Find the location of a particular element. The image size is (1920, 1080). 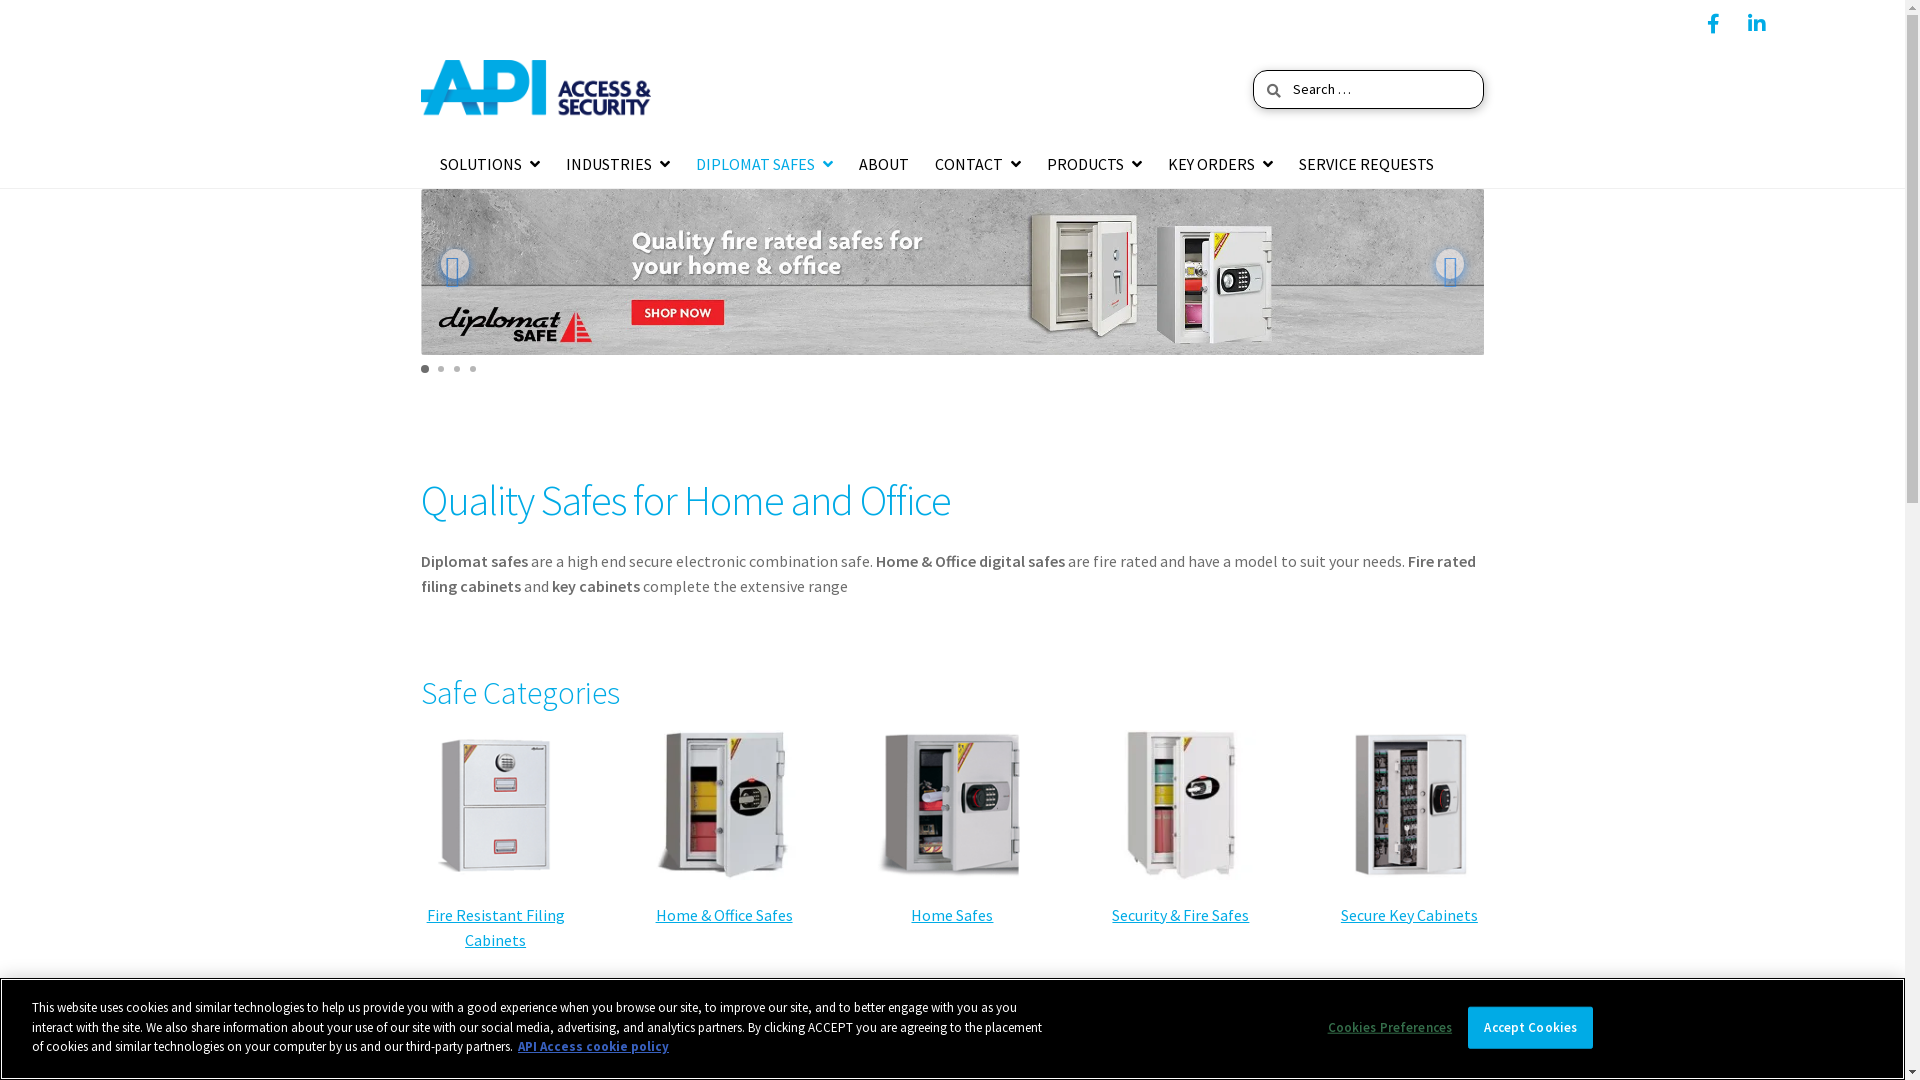

'PRODUCTS' is located at coordinates (1093, 164).